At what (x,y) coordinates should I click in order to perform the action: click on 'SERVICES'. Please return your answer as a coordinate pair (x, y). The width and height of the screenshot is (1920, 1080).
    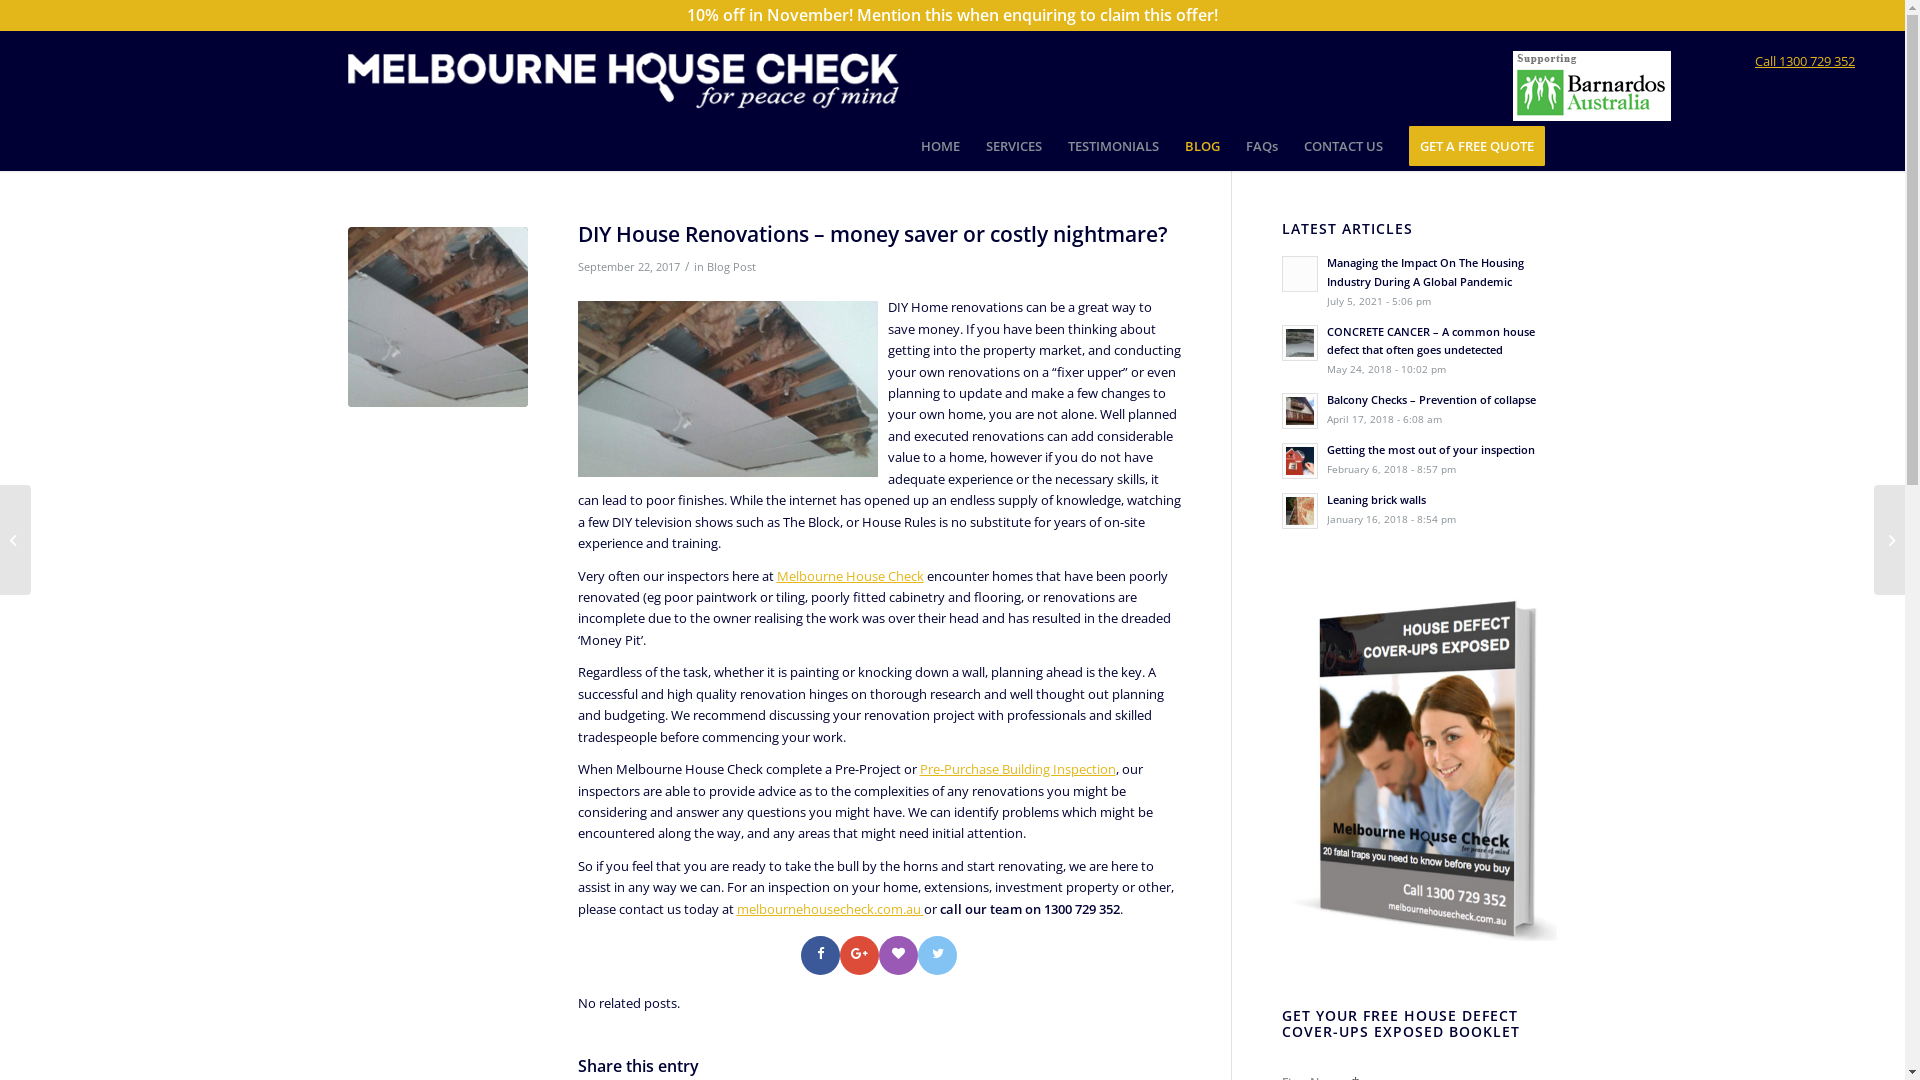
    Looking at the image, I should click on (1012, 145).